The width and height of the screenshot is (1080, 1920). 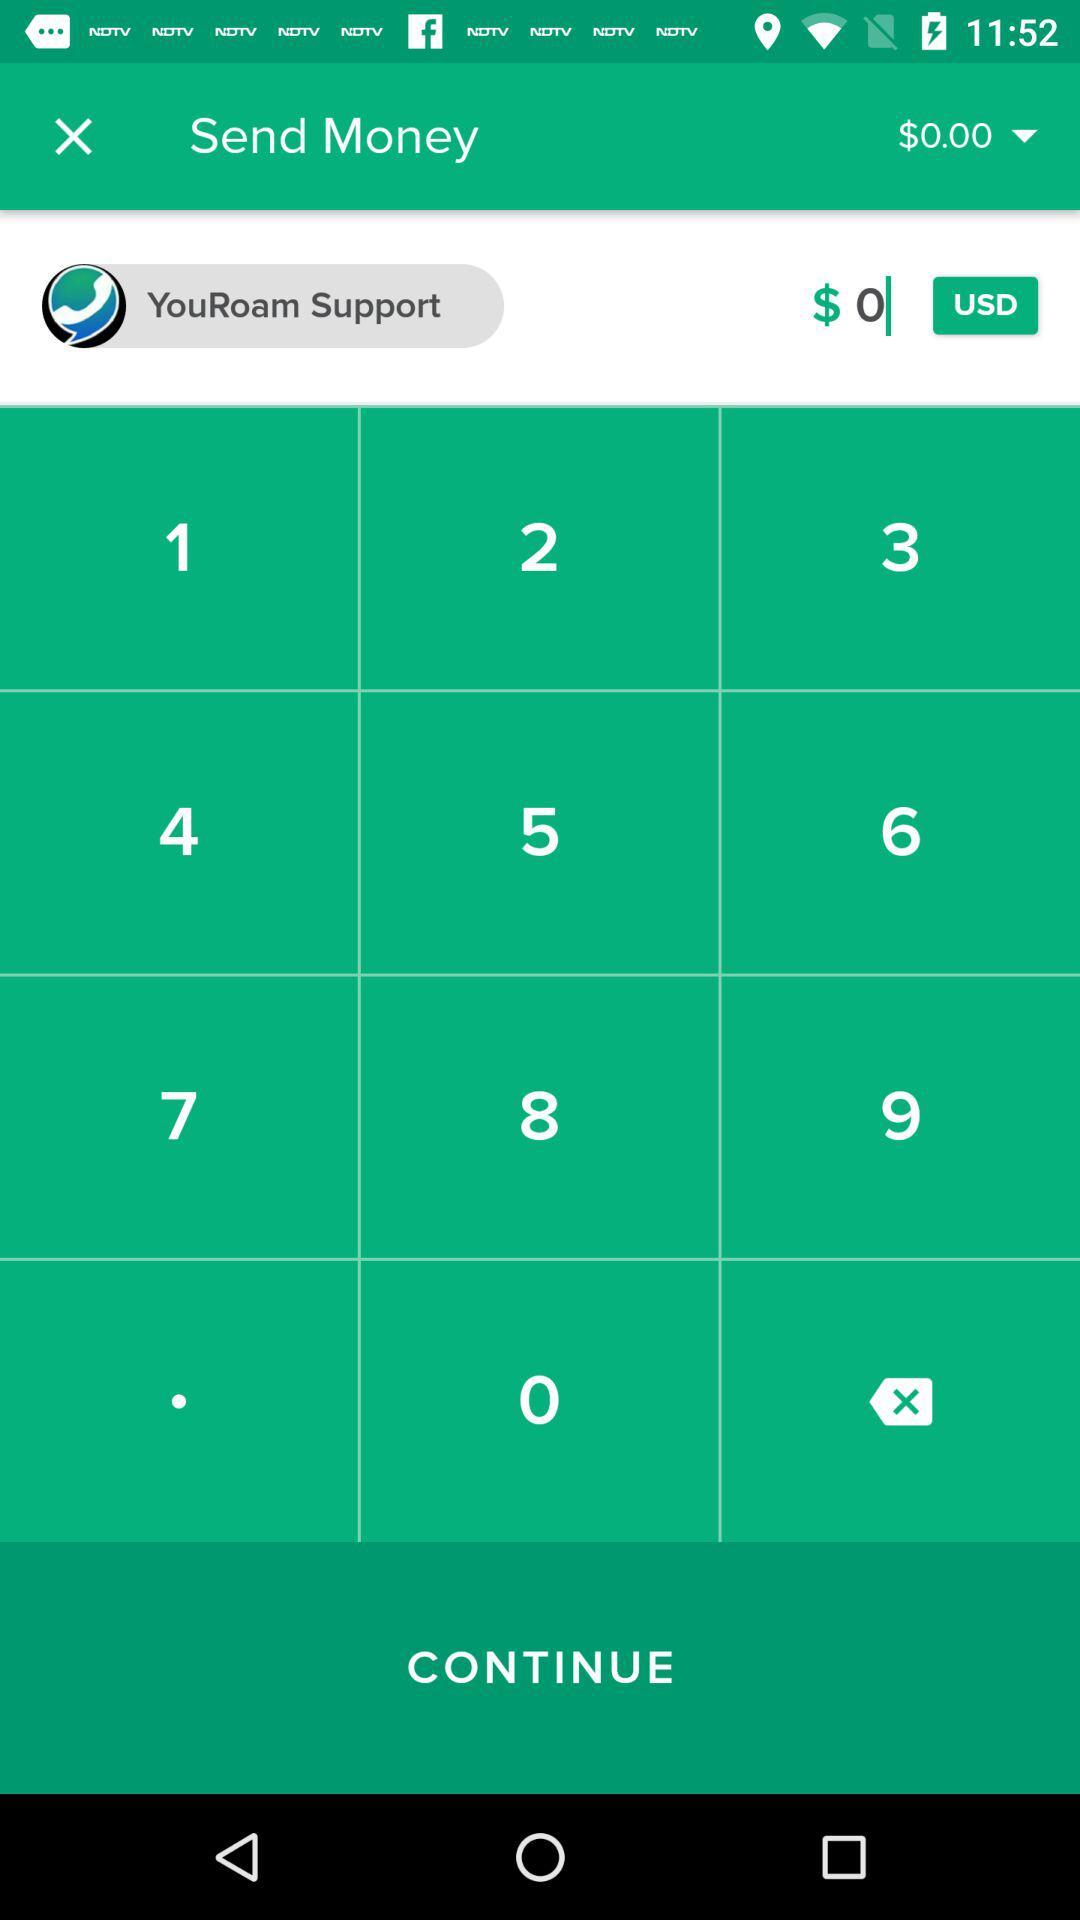 I want to click on ., so click(x=177, y=1400).